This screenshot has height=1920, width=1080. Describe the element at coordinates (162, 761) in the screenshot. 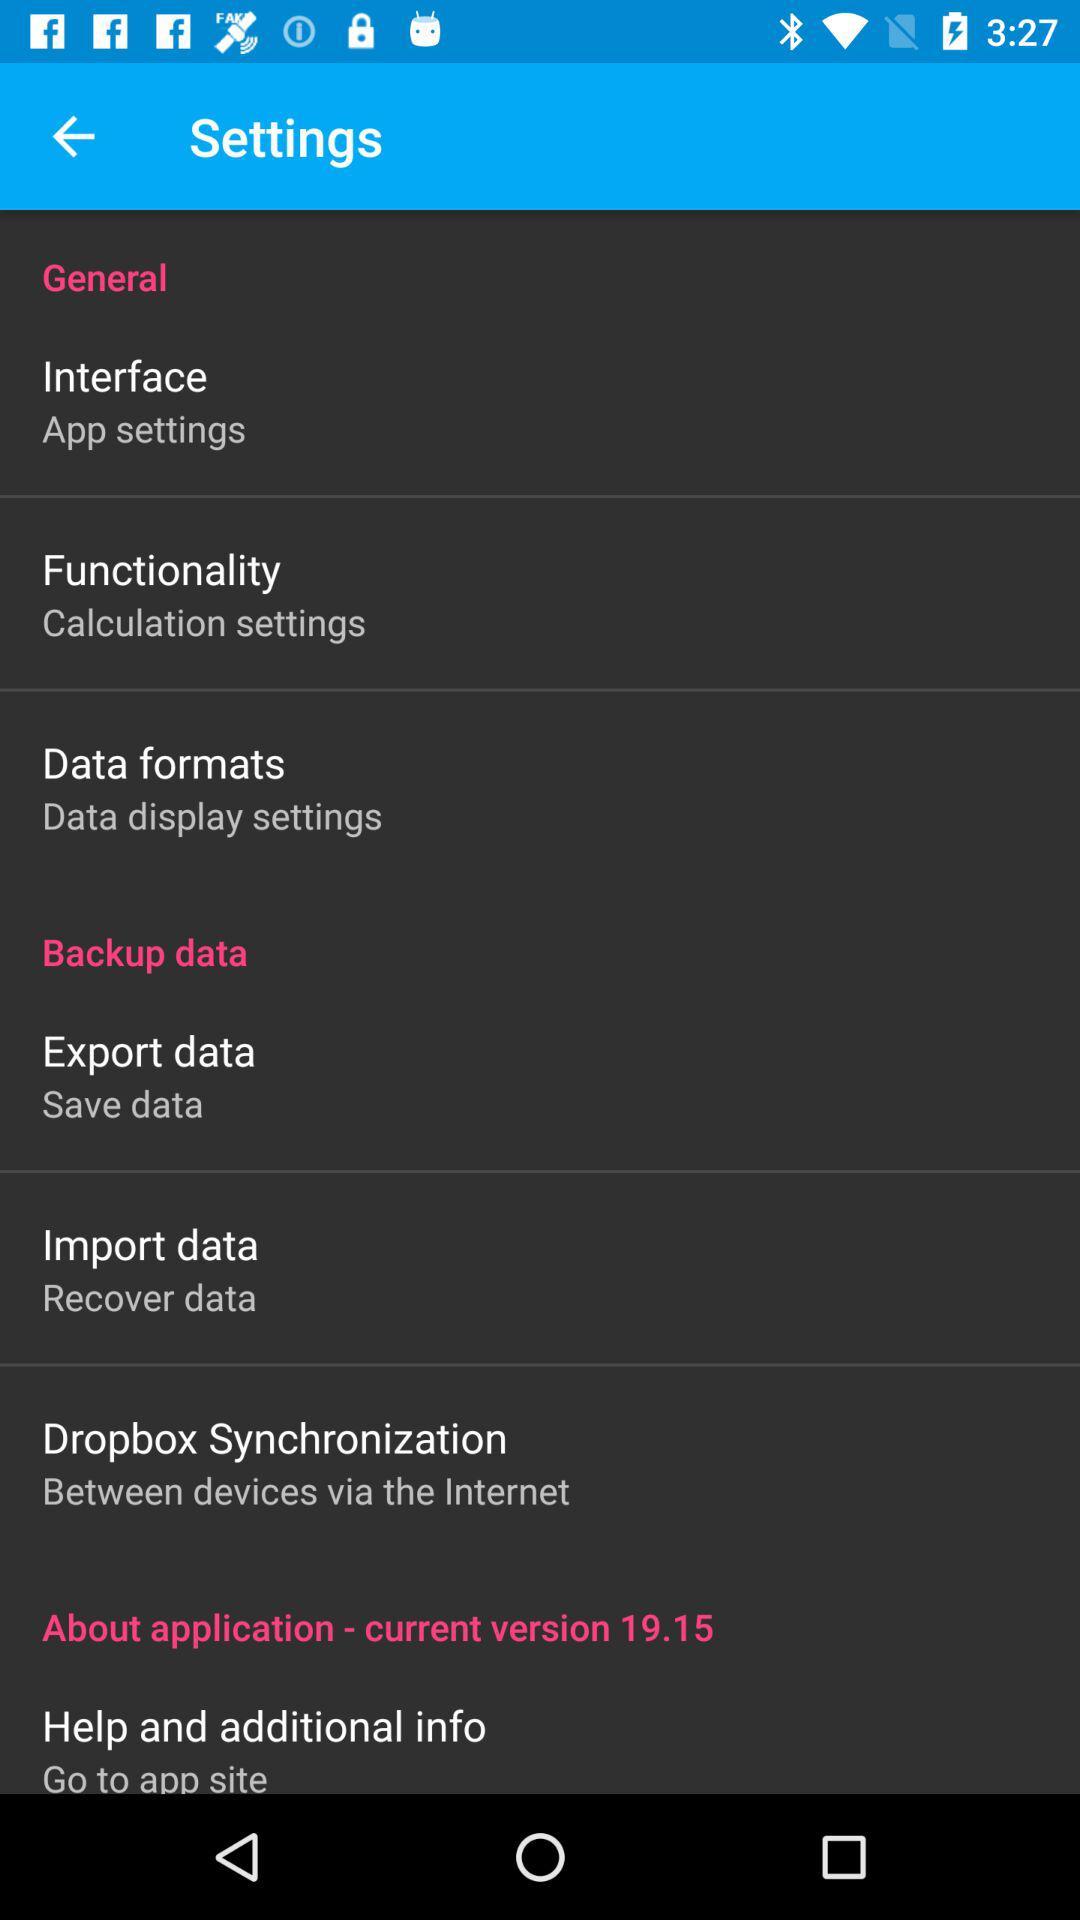

I see `data formats item` at that location.